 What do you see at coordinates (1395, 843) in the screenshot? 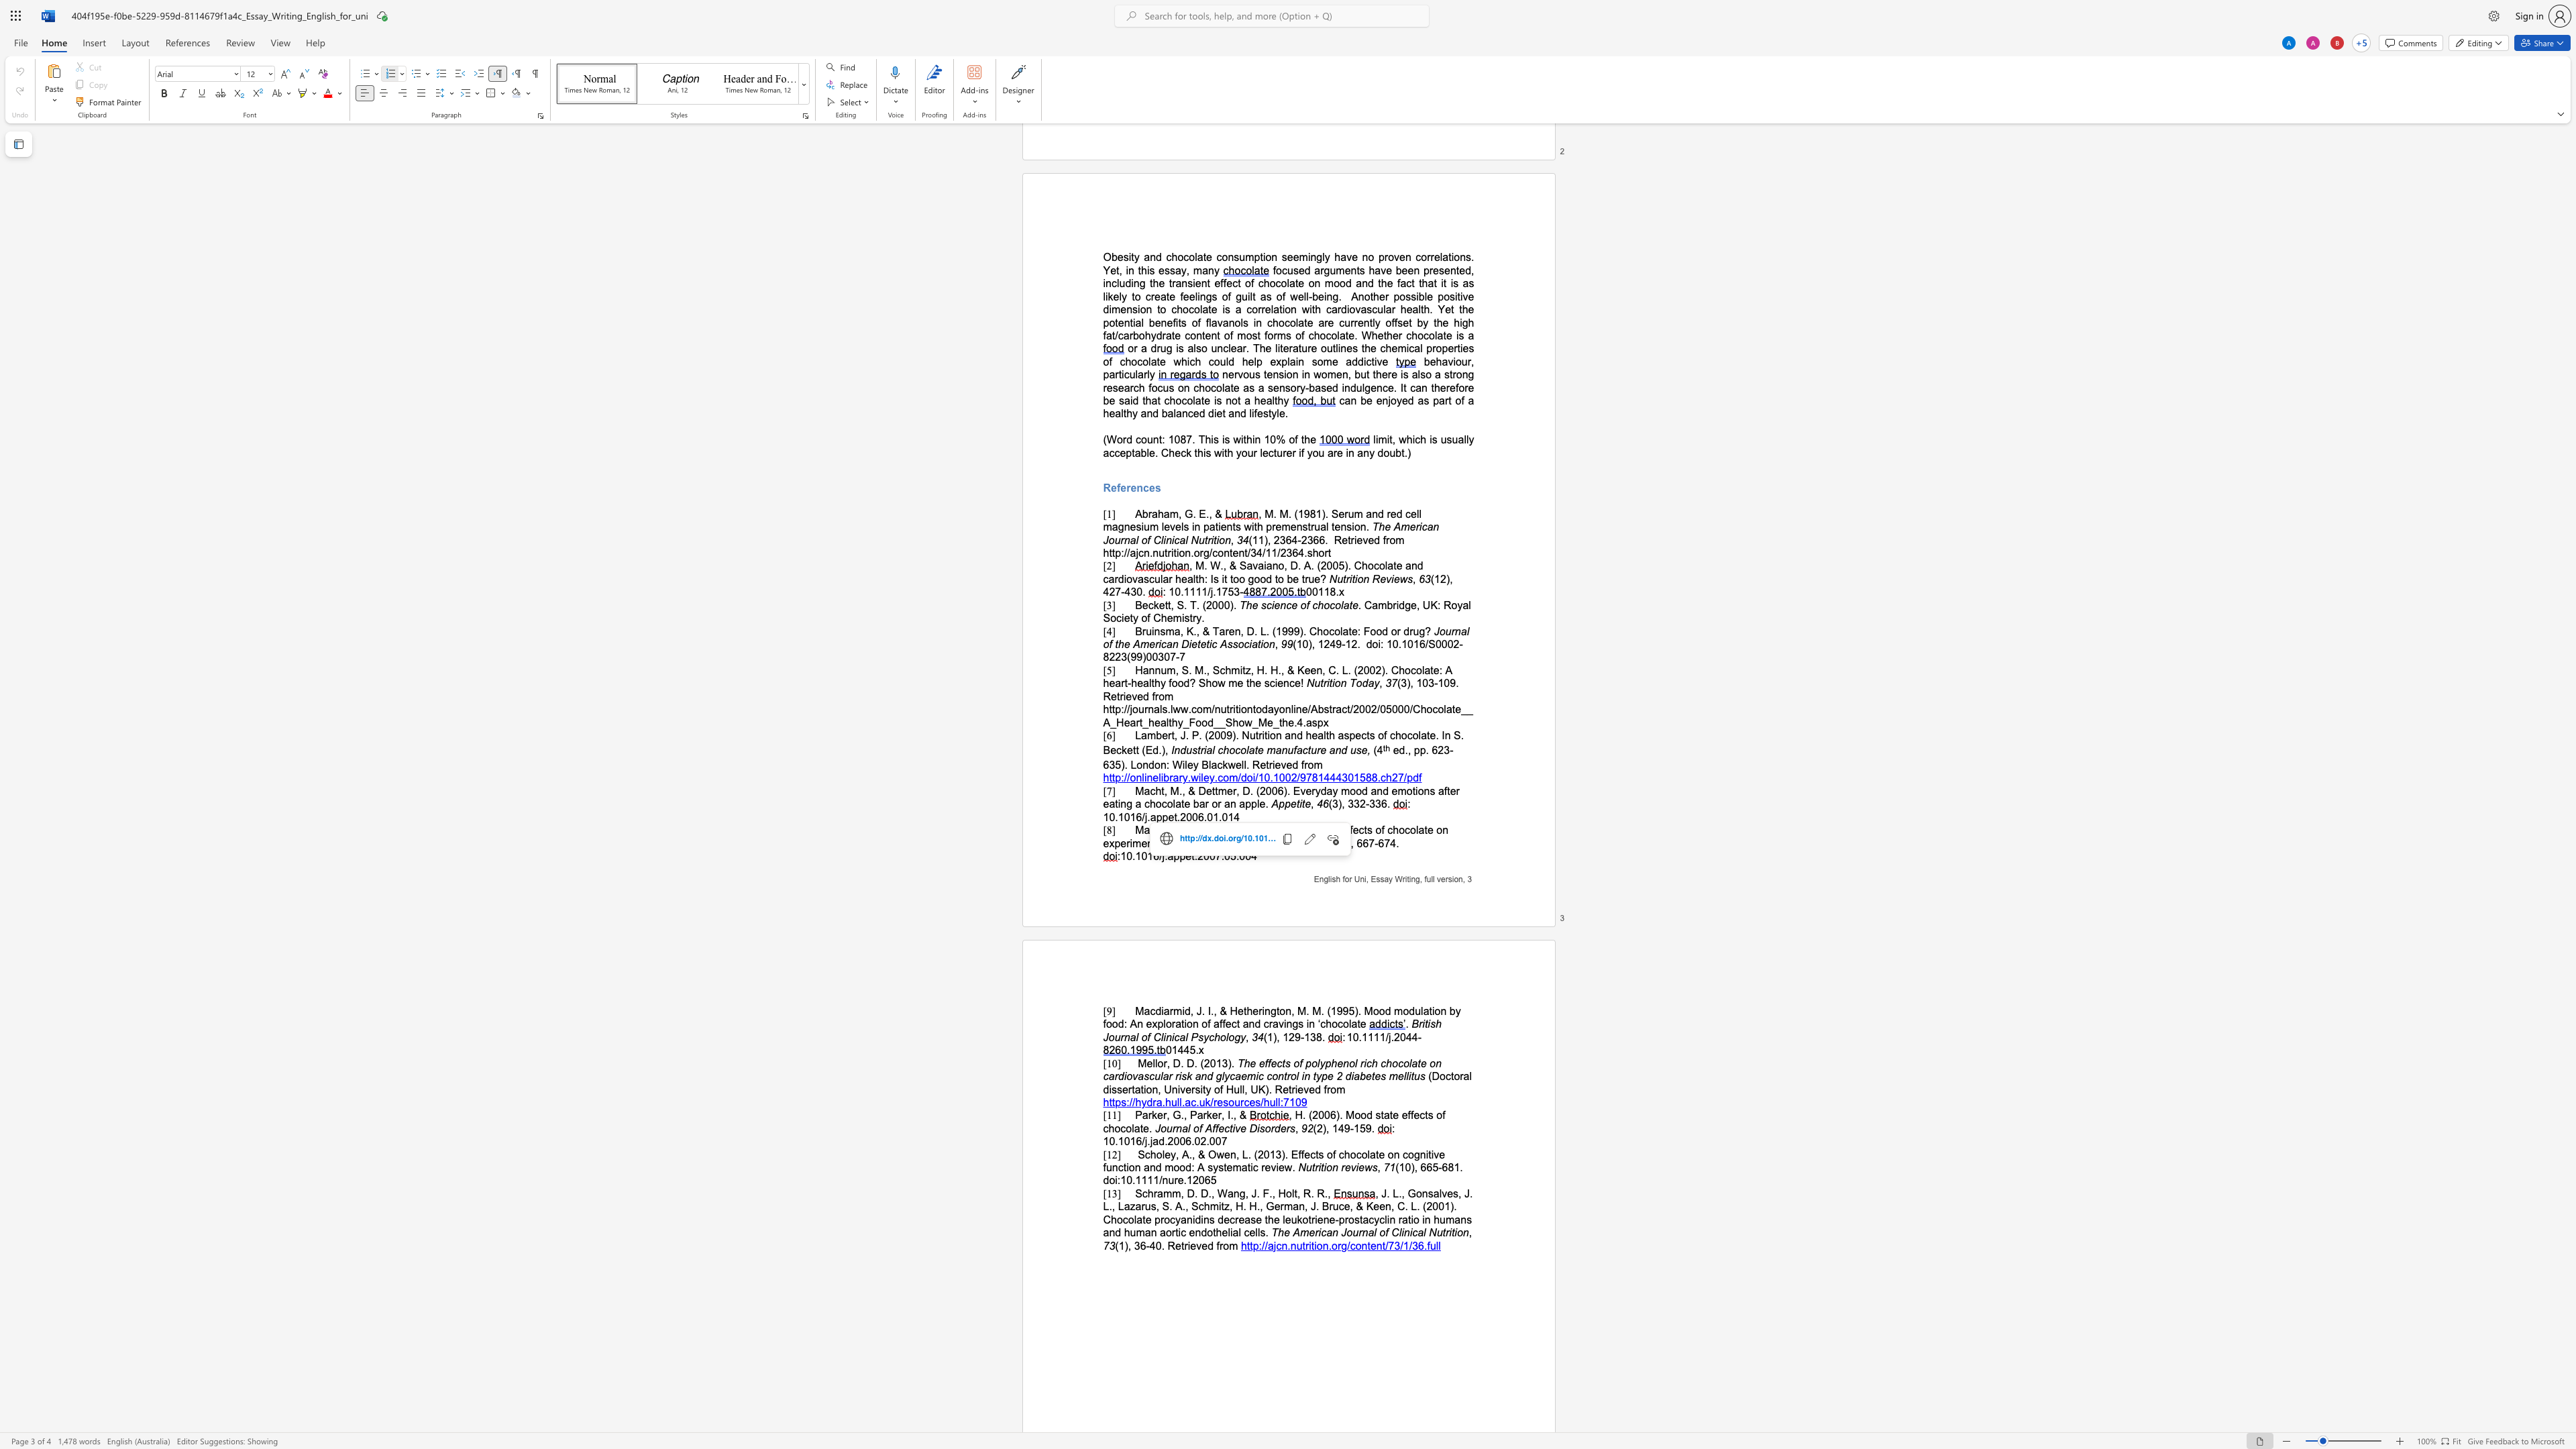
I see `the space between the continuous character "4" and "." in the text` at bounding box center [1395, 843].